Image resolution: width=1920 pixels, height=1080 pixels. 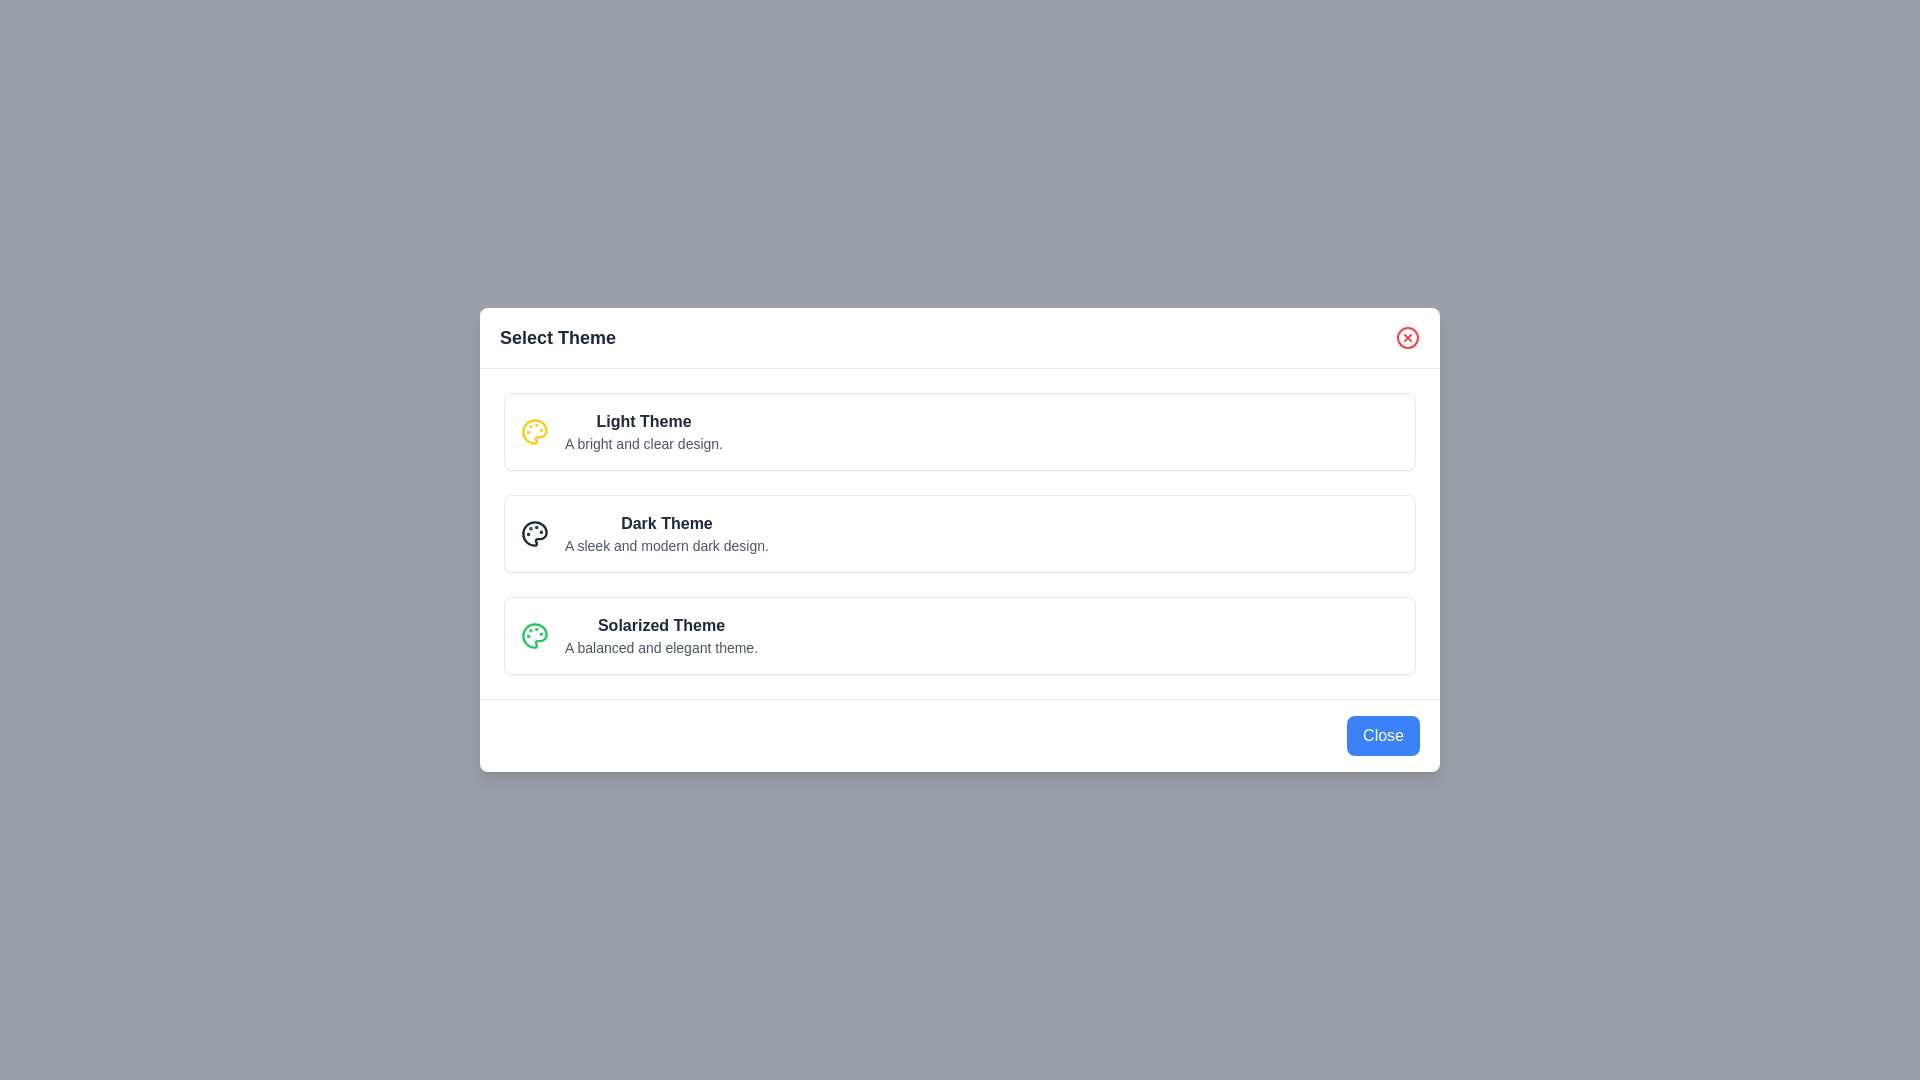 I want to click on the close button to close the dialog, so click(x=1406, y=337).